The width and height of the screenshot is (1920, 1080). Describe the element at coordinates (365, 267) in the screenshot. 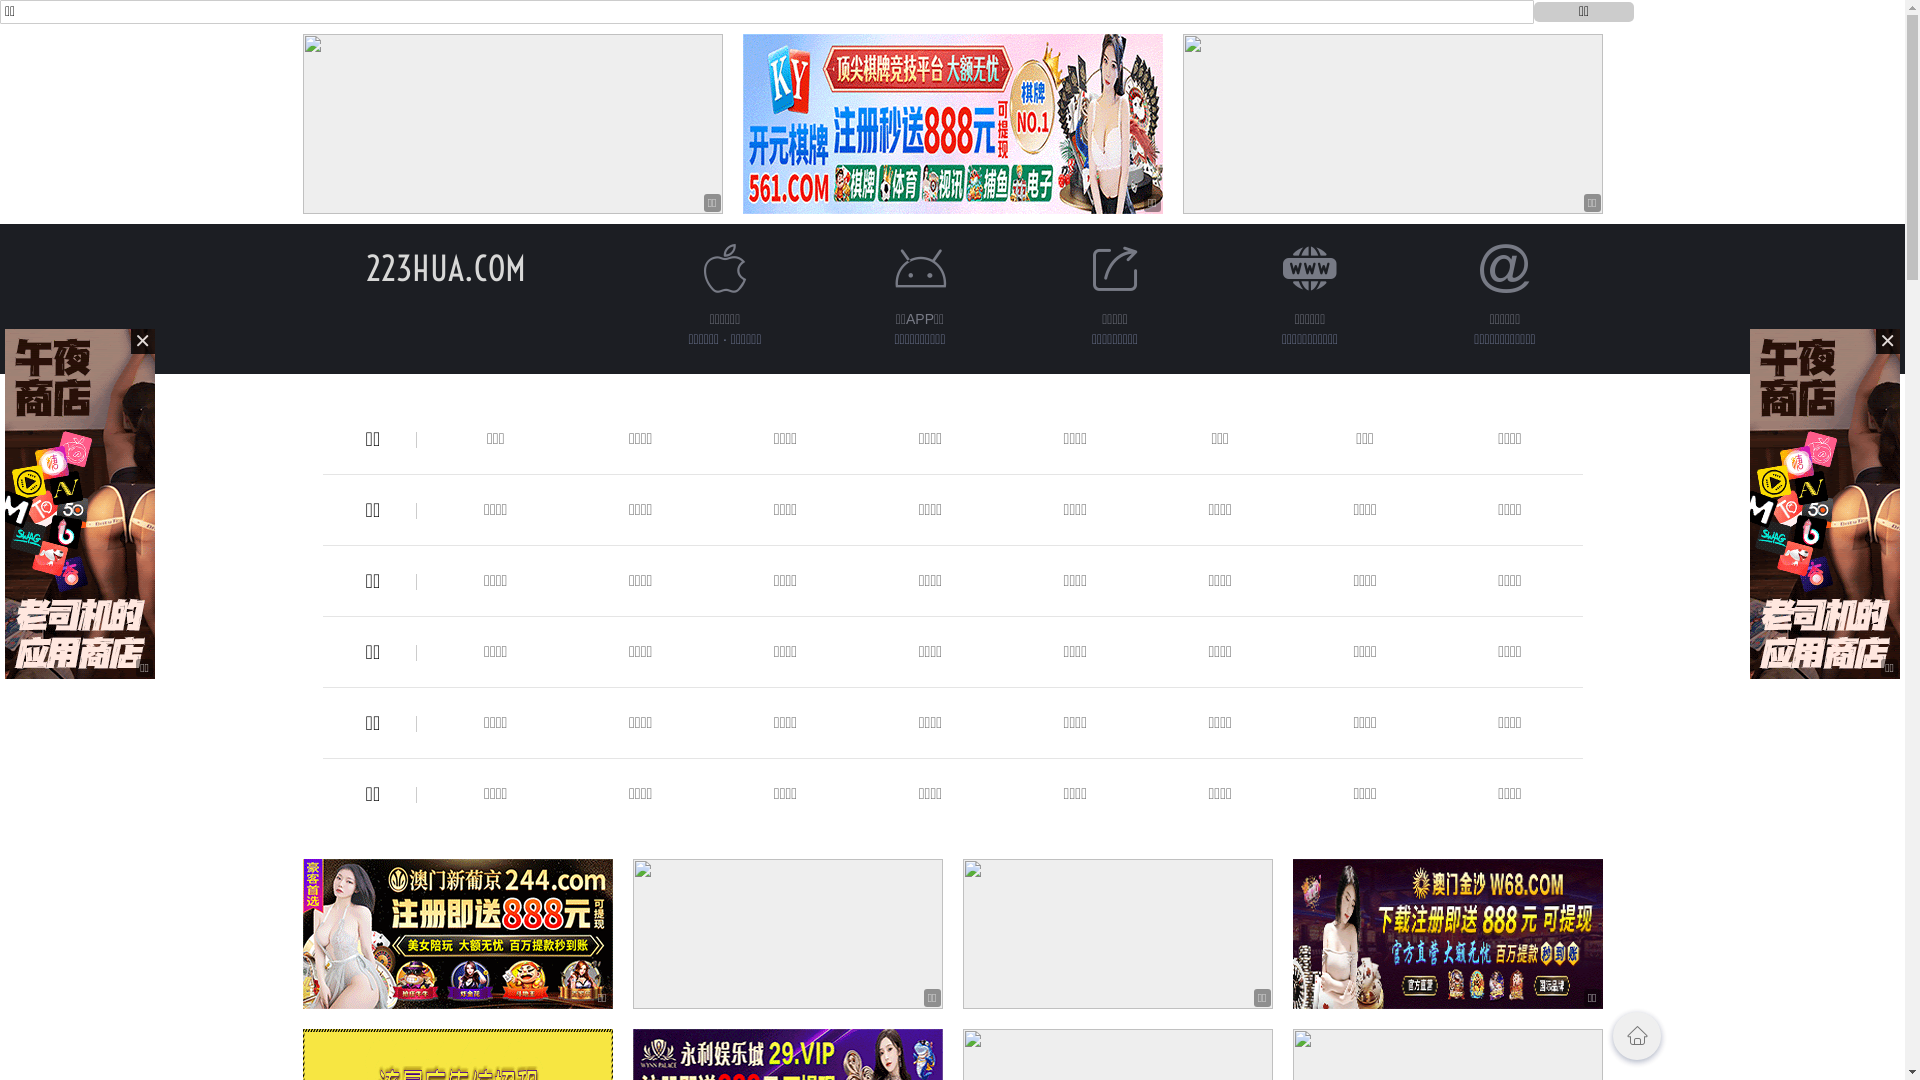

I see `'223HUA.COM'` at that location.